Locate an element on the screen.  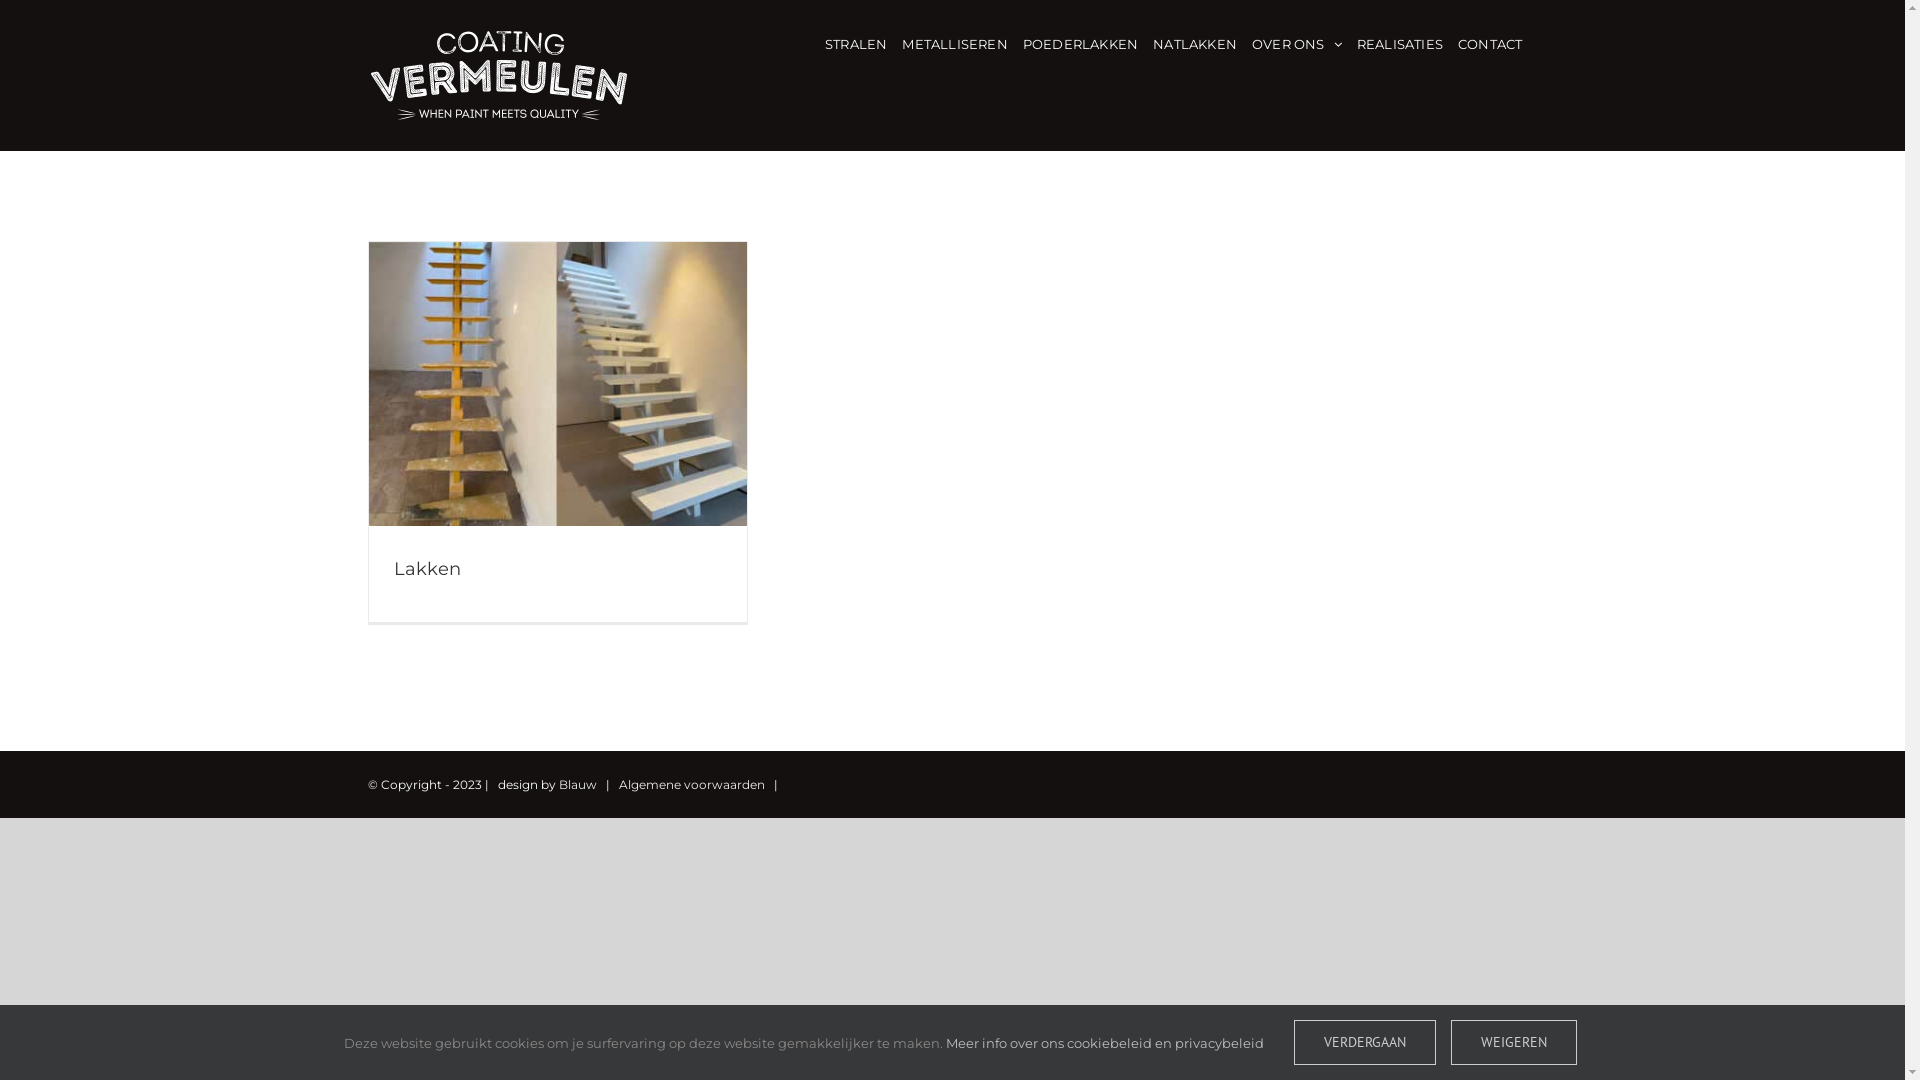
'POEDERLAKKEN' is located at coordinates (1079, 42).